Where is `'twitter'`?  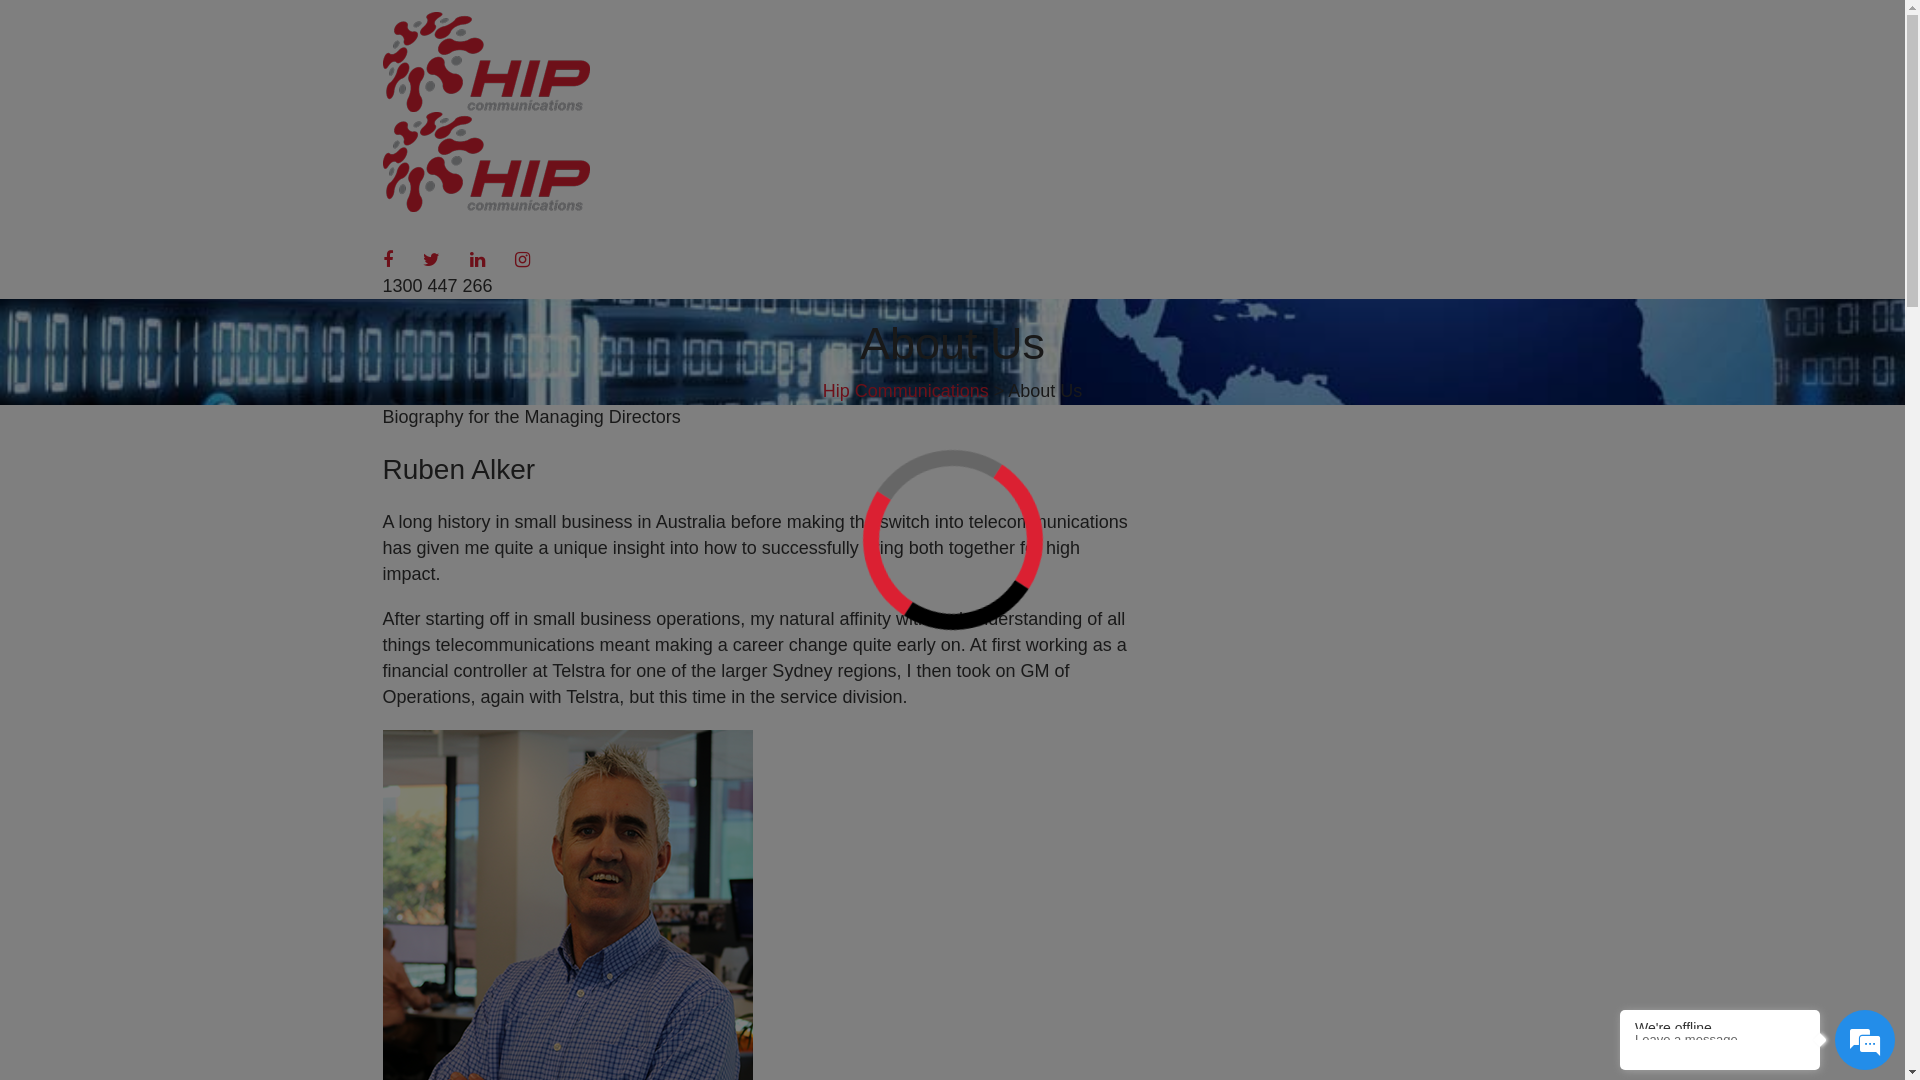
'twitter' is located at coordinates (421, 258).